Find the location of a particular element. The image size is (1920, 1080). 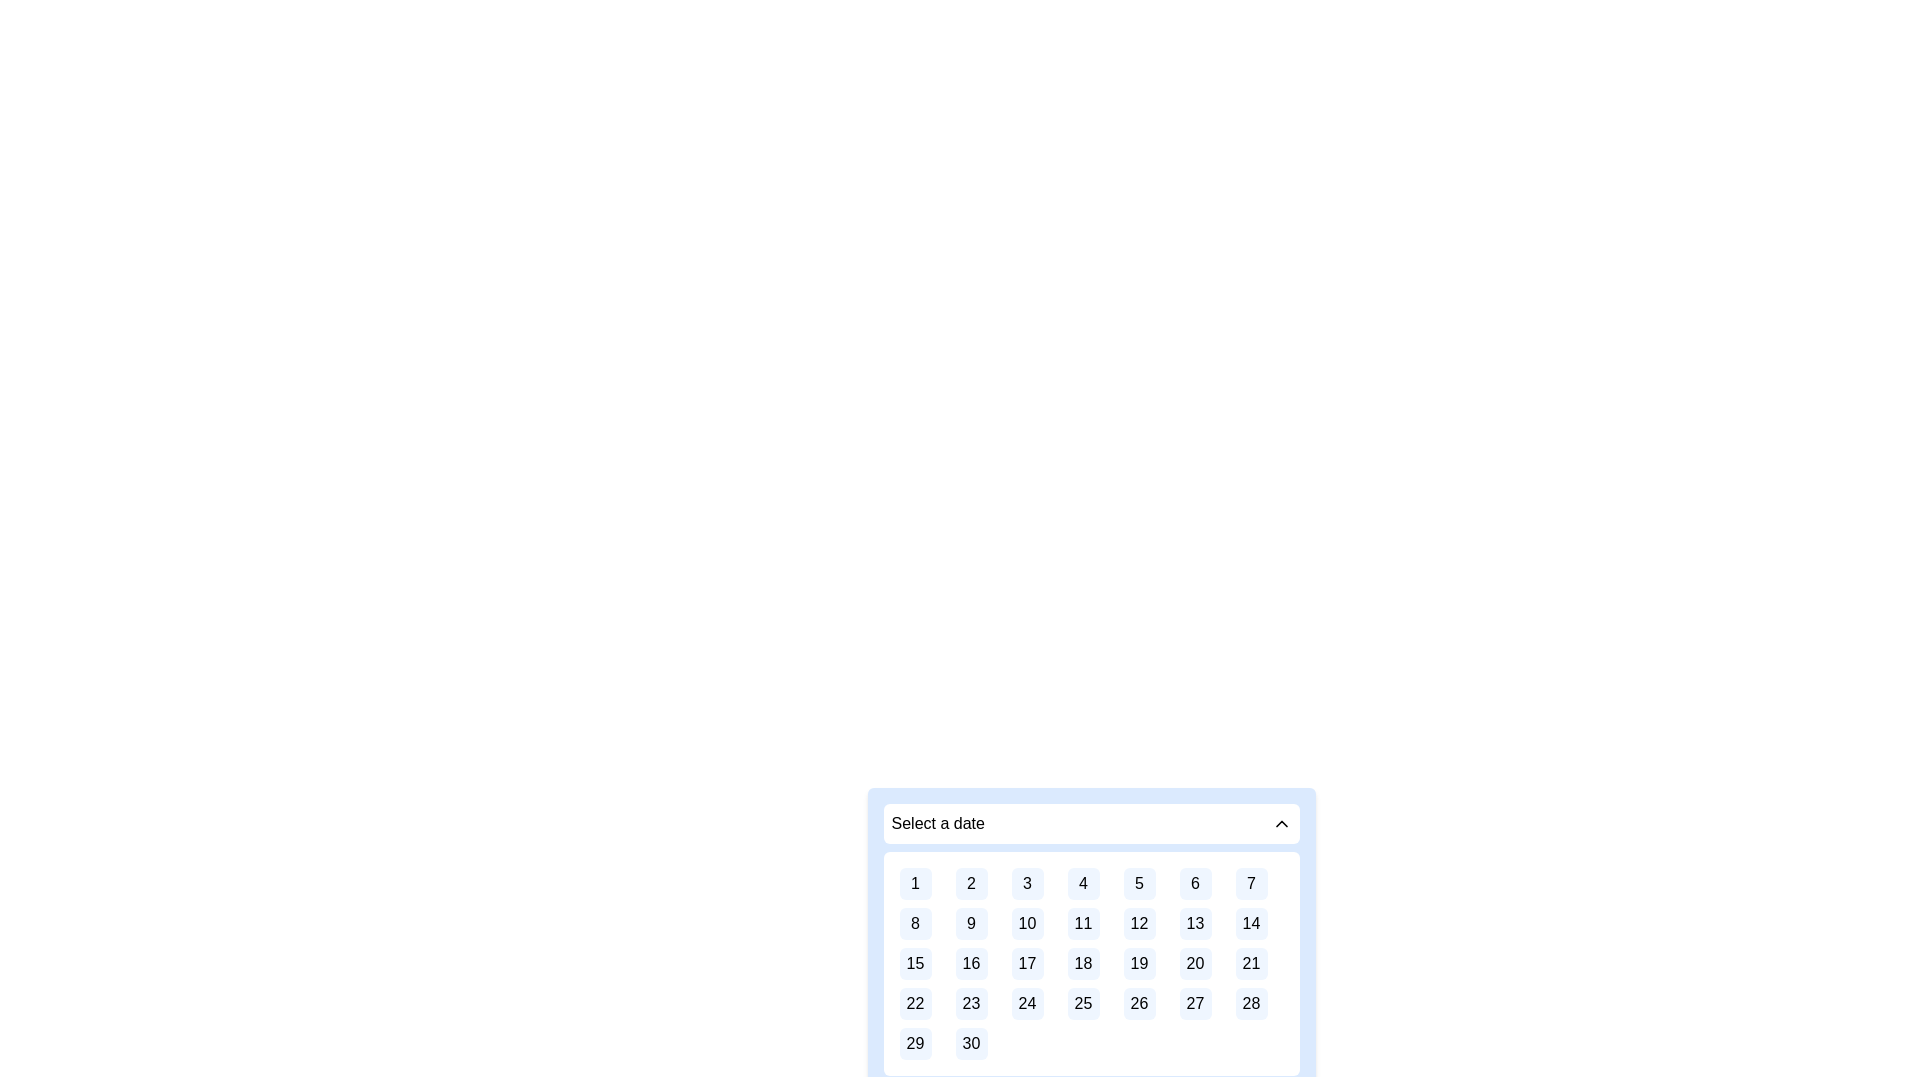

the button representing the third day of the month in the calendar interface is located at coordinates (1027, 882).